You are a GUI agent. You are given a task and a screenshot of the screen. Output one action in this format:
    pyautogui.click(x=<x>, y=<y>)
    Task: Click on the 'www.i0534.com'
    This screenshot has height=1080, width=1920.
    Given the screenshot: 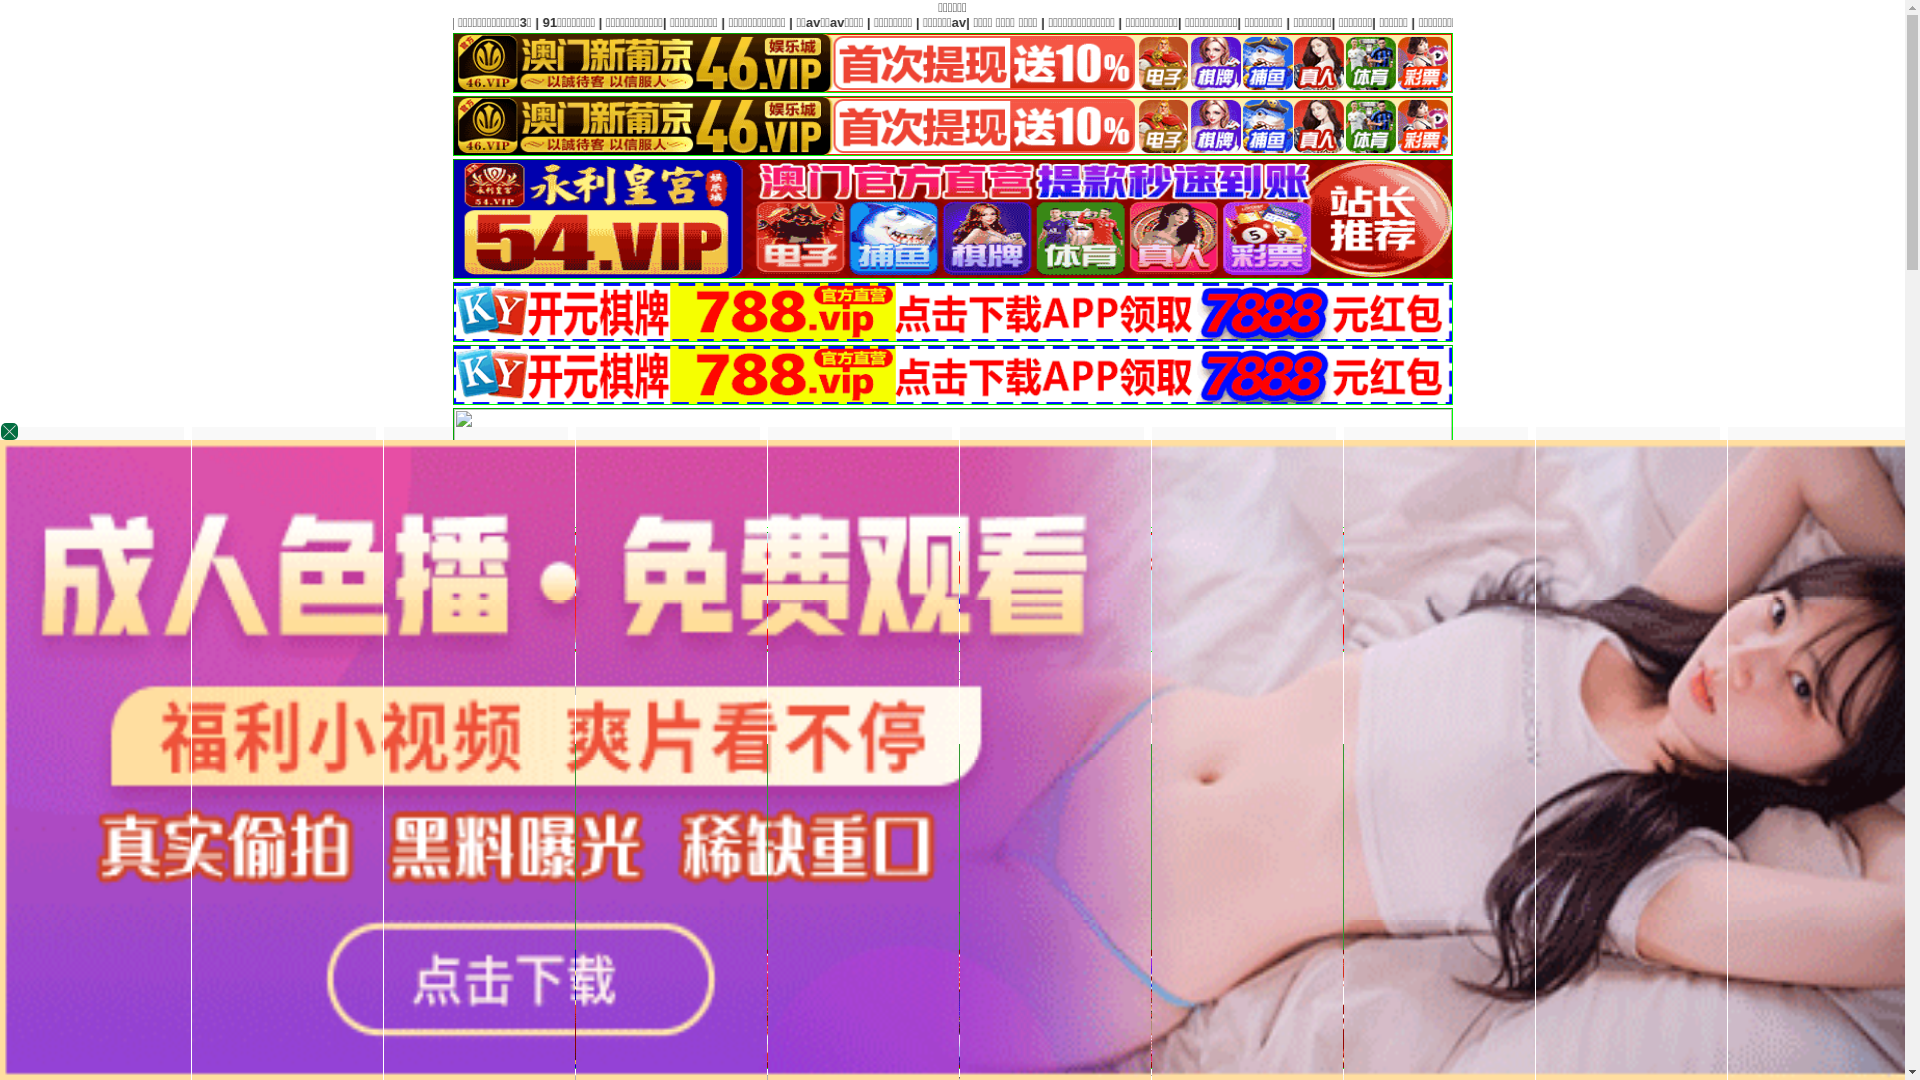 What is the action you would take?
    pyautogui.click(x=1147, y=689)
    